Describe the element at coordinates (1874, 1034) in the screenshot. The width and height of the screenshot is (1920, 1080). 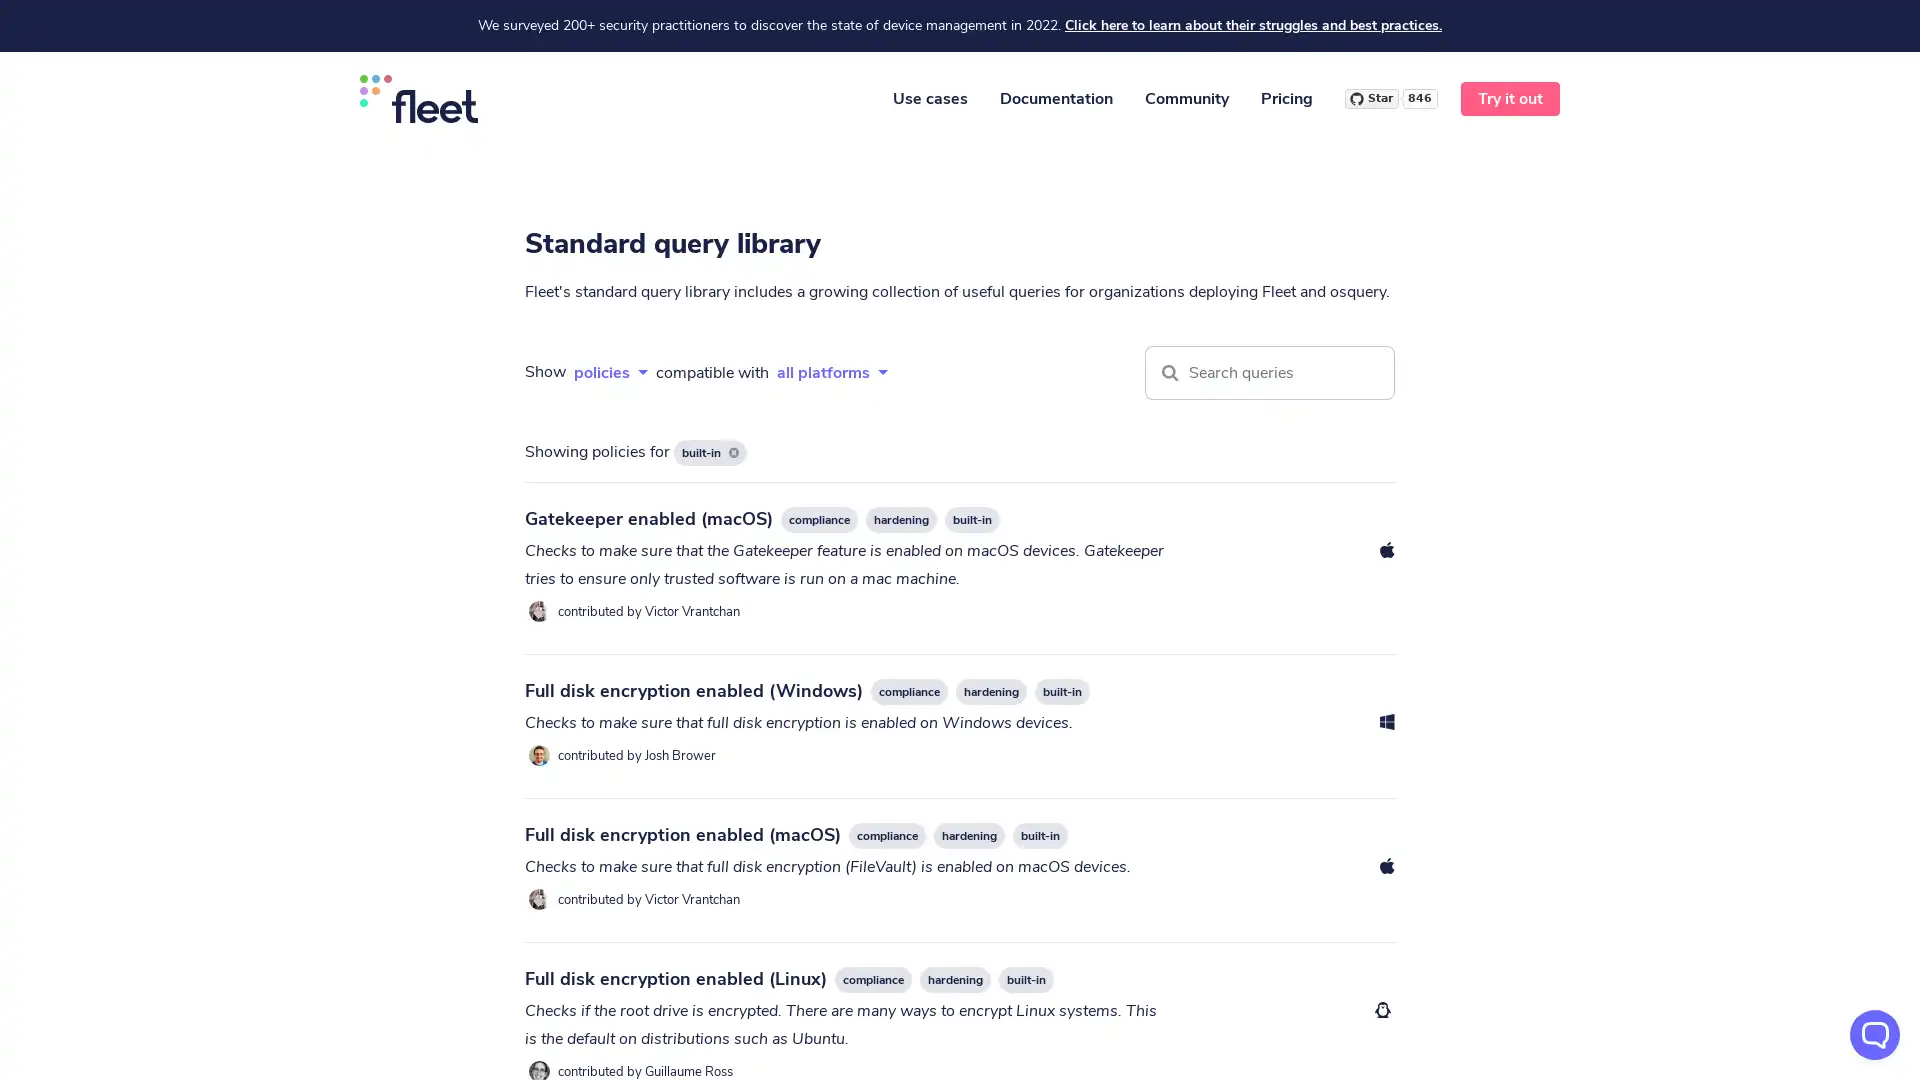
I see `Open chat widget` at that location.